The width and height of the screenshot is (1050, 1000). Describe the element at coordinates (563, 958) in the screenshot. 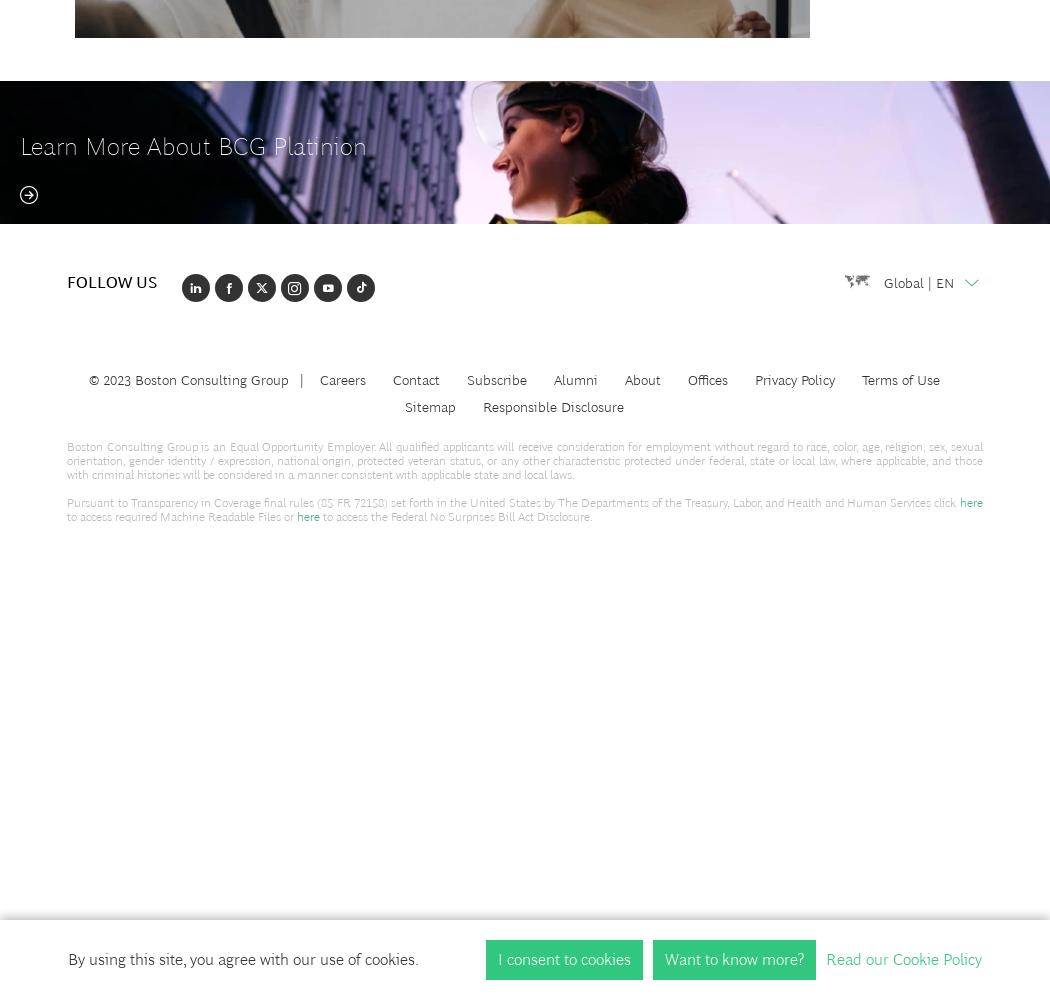

I see `'I consent to cookies'` at that location.